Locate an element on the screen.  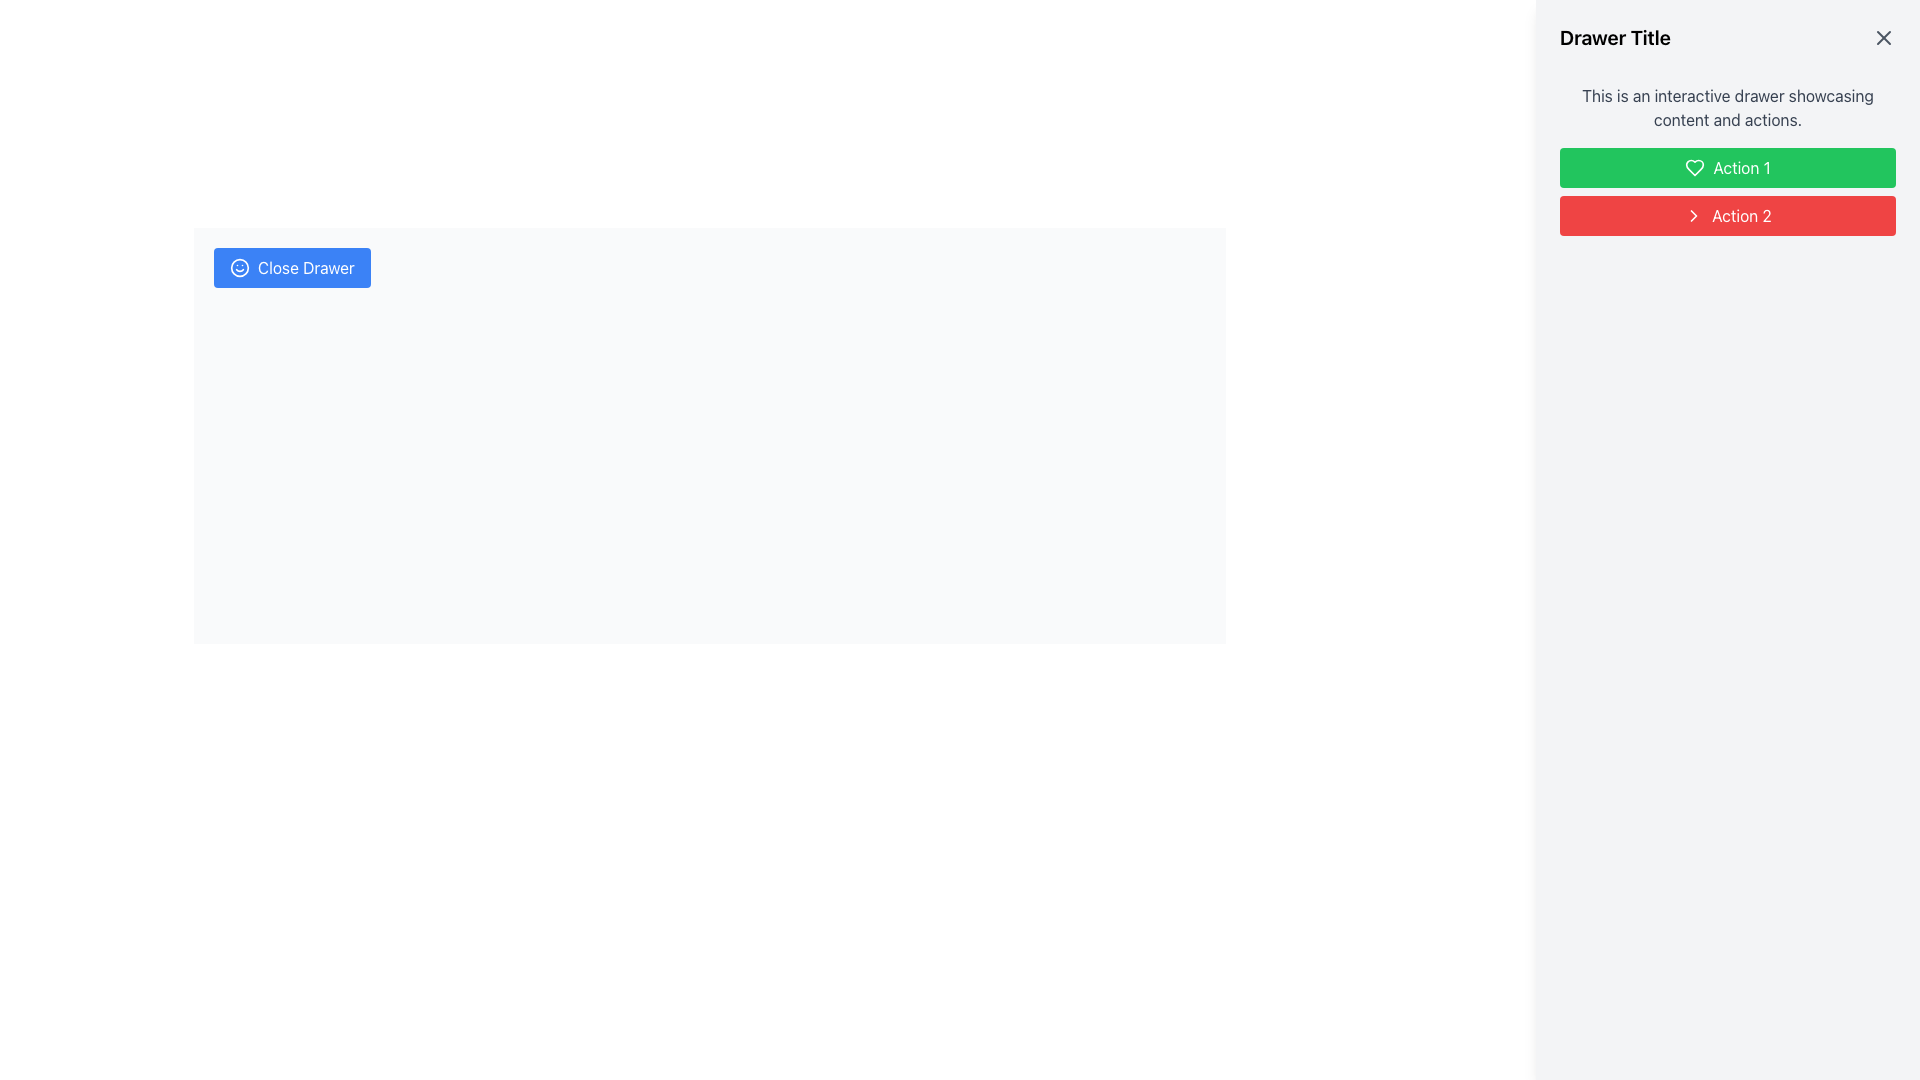
the 'Close Drawer' text within the button for accessibility tools is located at coordinates (305, 266).